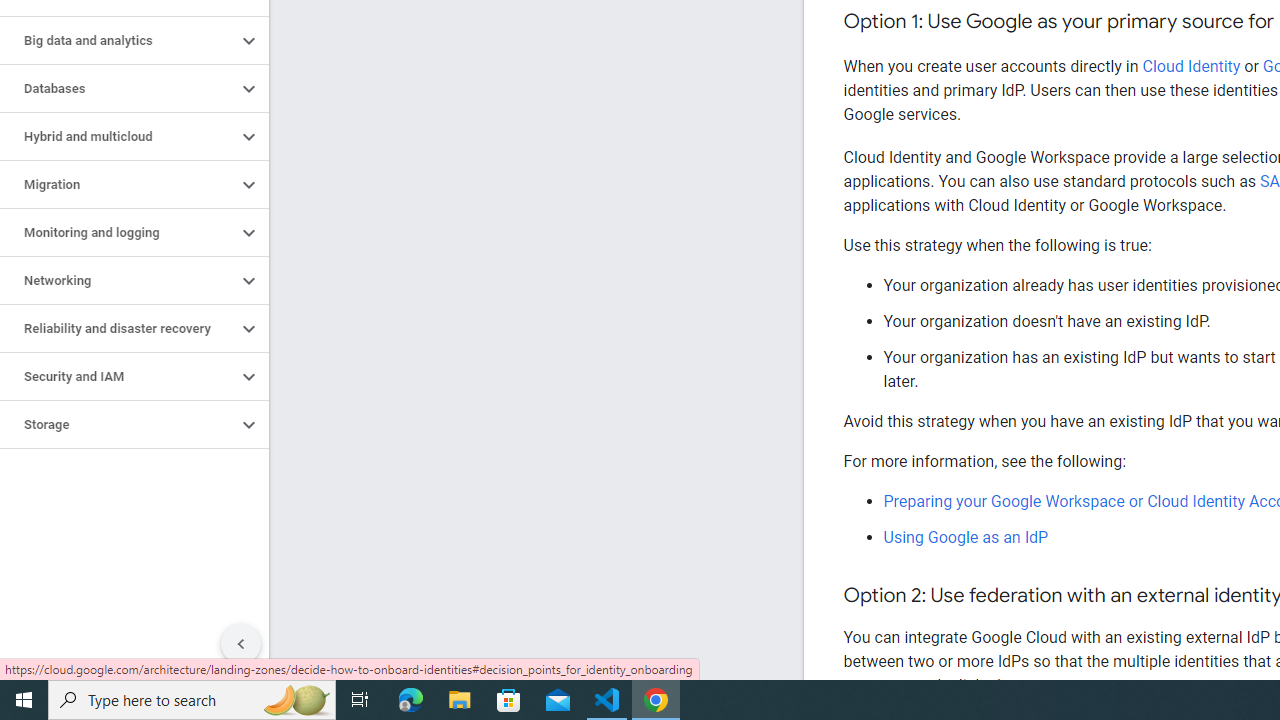 This screenshot has height=720, width=1280. What do you see at coordinates (966, 536) in the screenshot?
I see `'Using Google as an IdP'` at bounding box center [966, 536].